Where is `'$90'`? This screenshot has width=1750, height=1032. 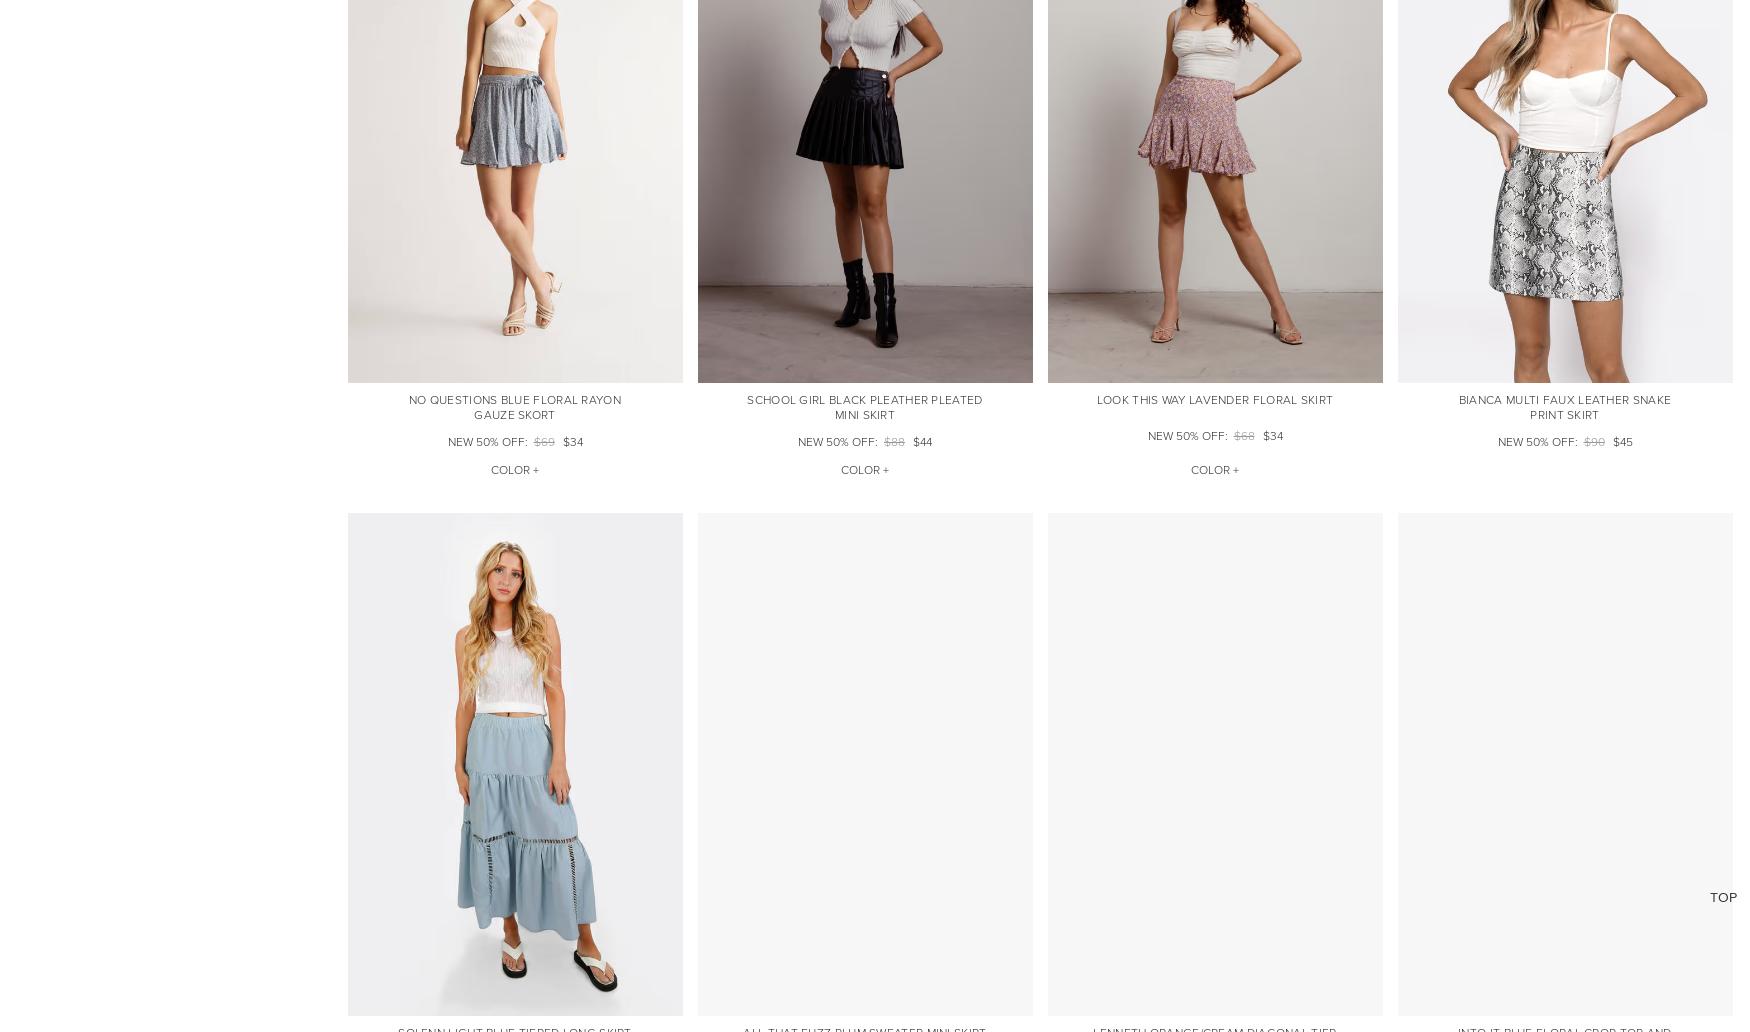 '$90' is located at coordinates (1593, 441).